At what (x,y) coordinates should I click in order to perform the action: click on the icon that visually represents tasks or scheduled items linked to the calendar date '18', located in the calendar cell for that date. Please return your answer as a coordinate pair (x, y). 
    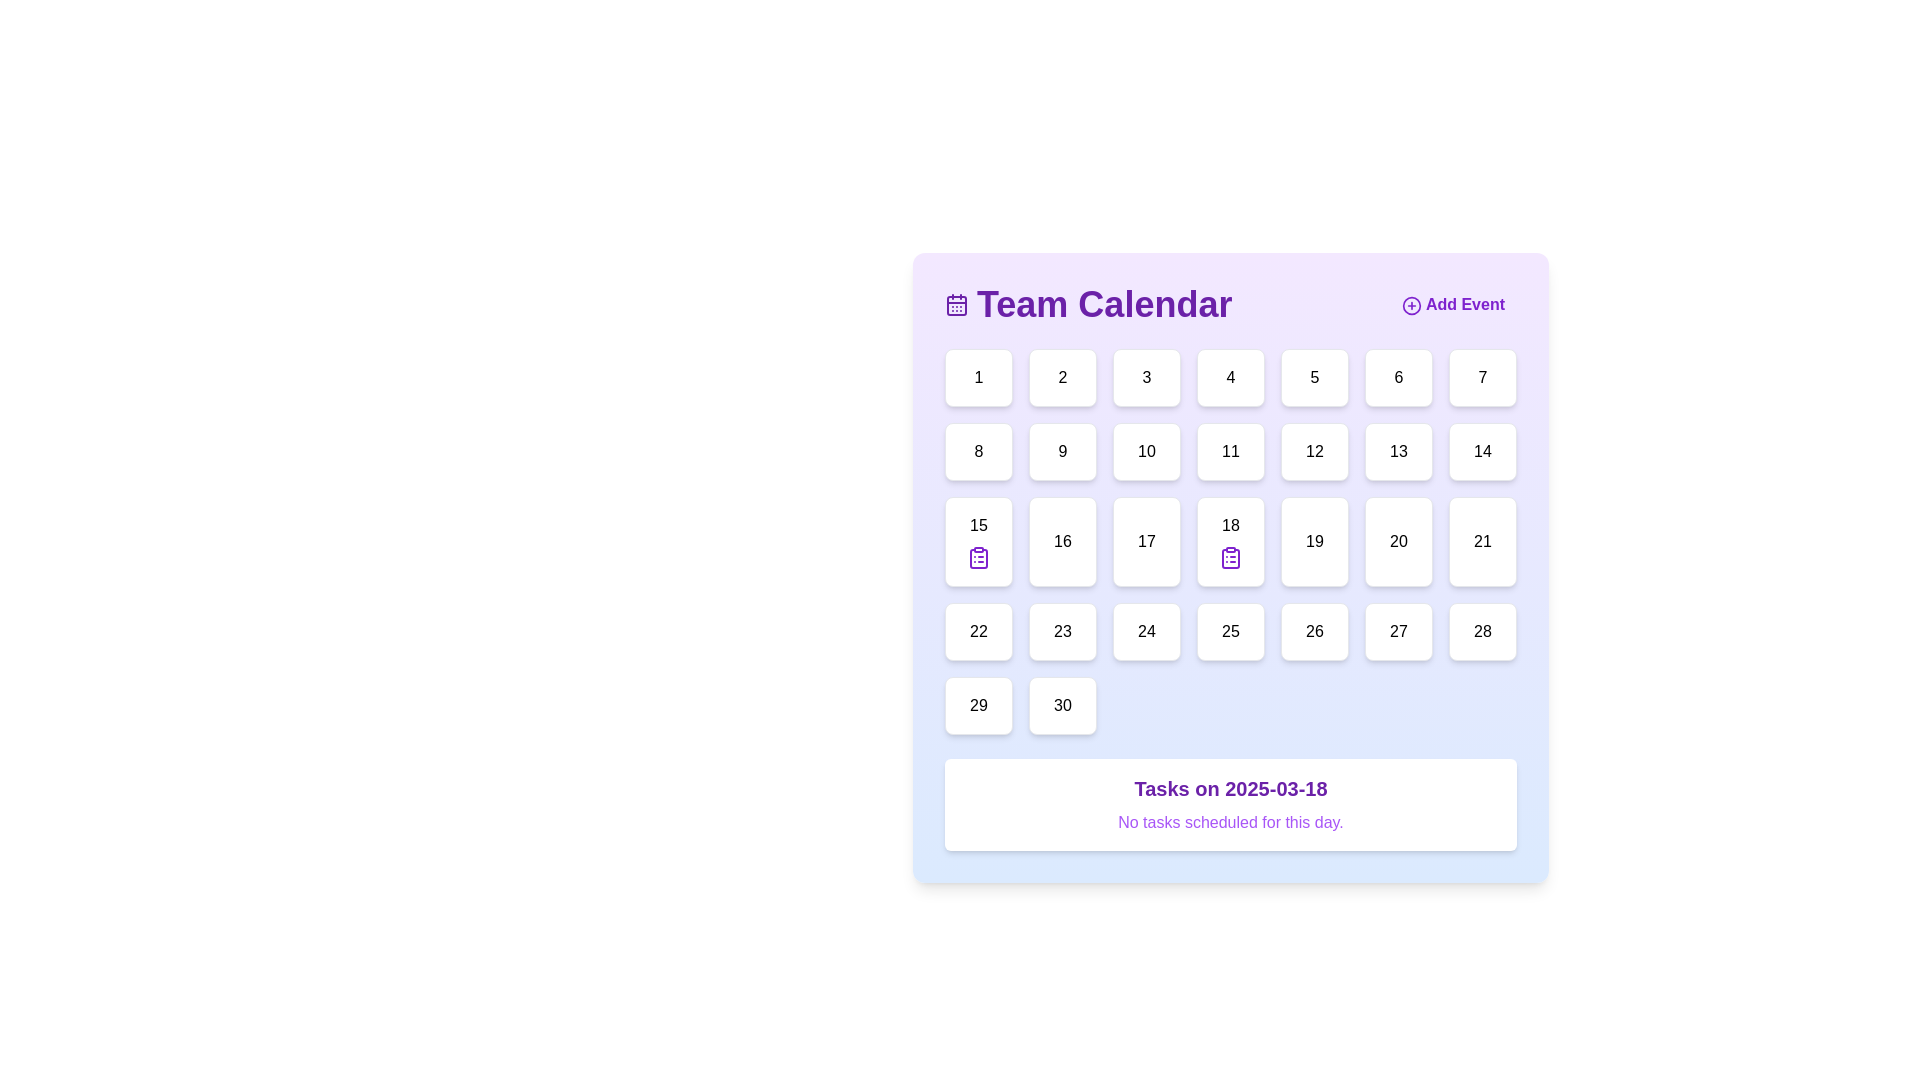
    Looking at the image, I should click on (1229, 558).